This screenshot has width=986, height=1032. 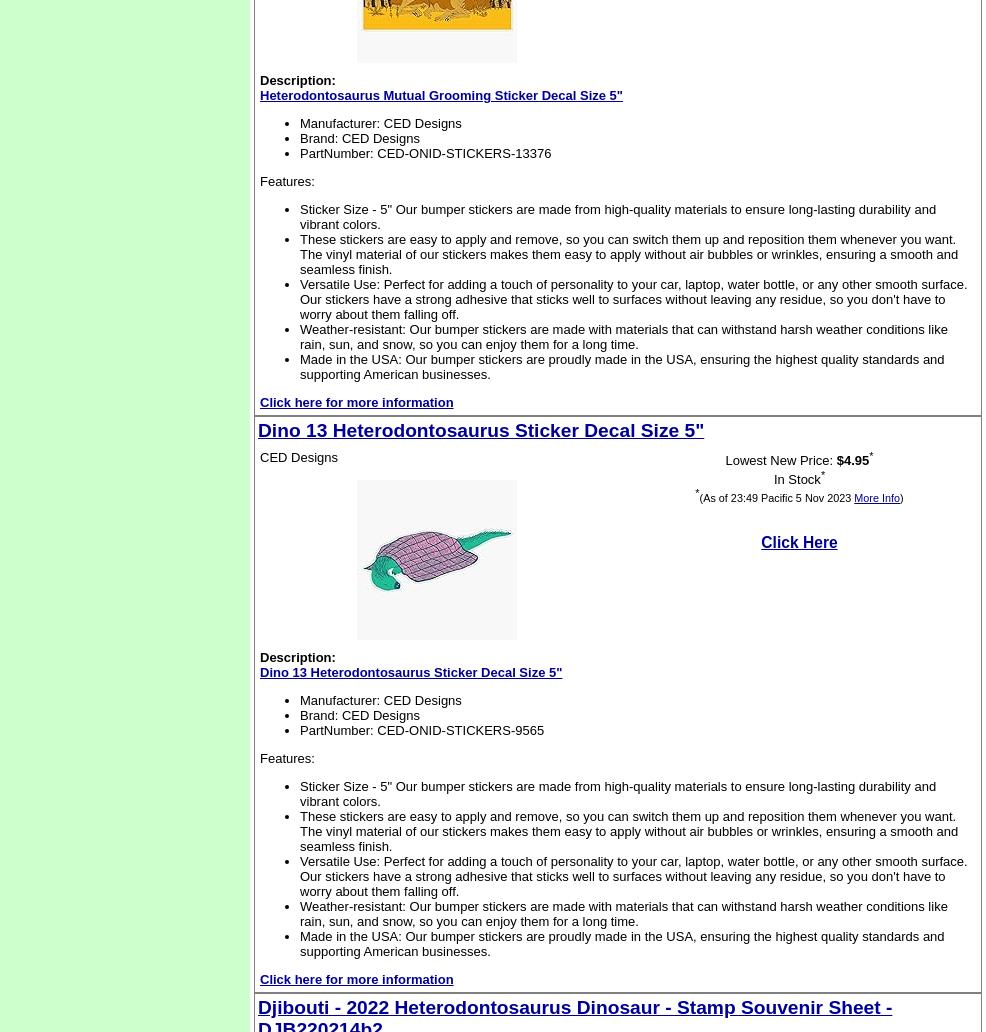 What do you see at coordinates (422, 729) in the screenshot?
I see `'PartNumber: CED-ONID-STICKERS-9565'` at bounding box center [422, 729].